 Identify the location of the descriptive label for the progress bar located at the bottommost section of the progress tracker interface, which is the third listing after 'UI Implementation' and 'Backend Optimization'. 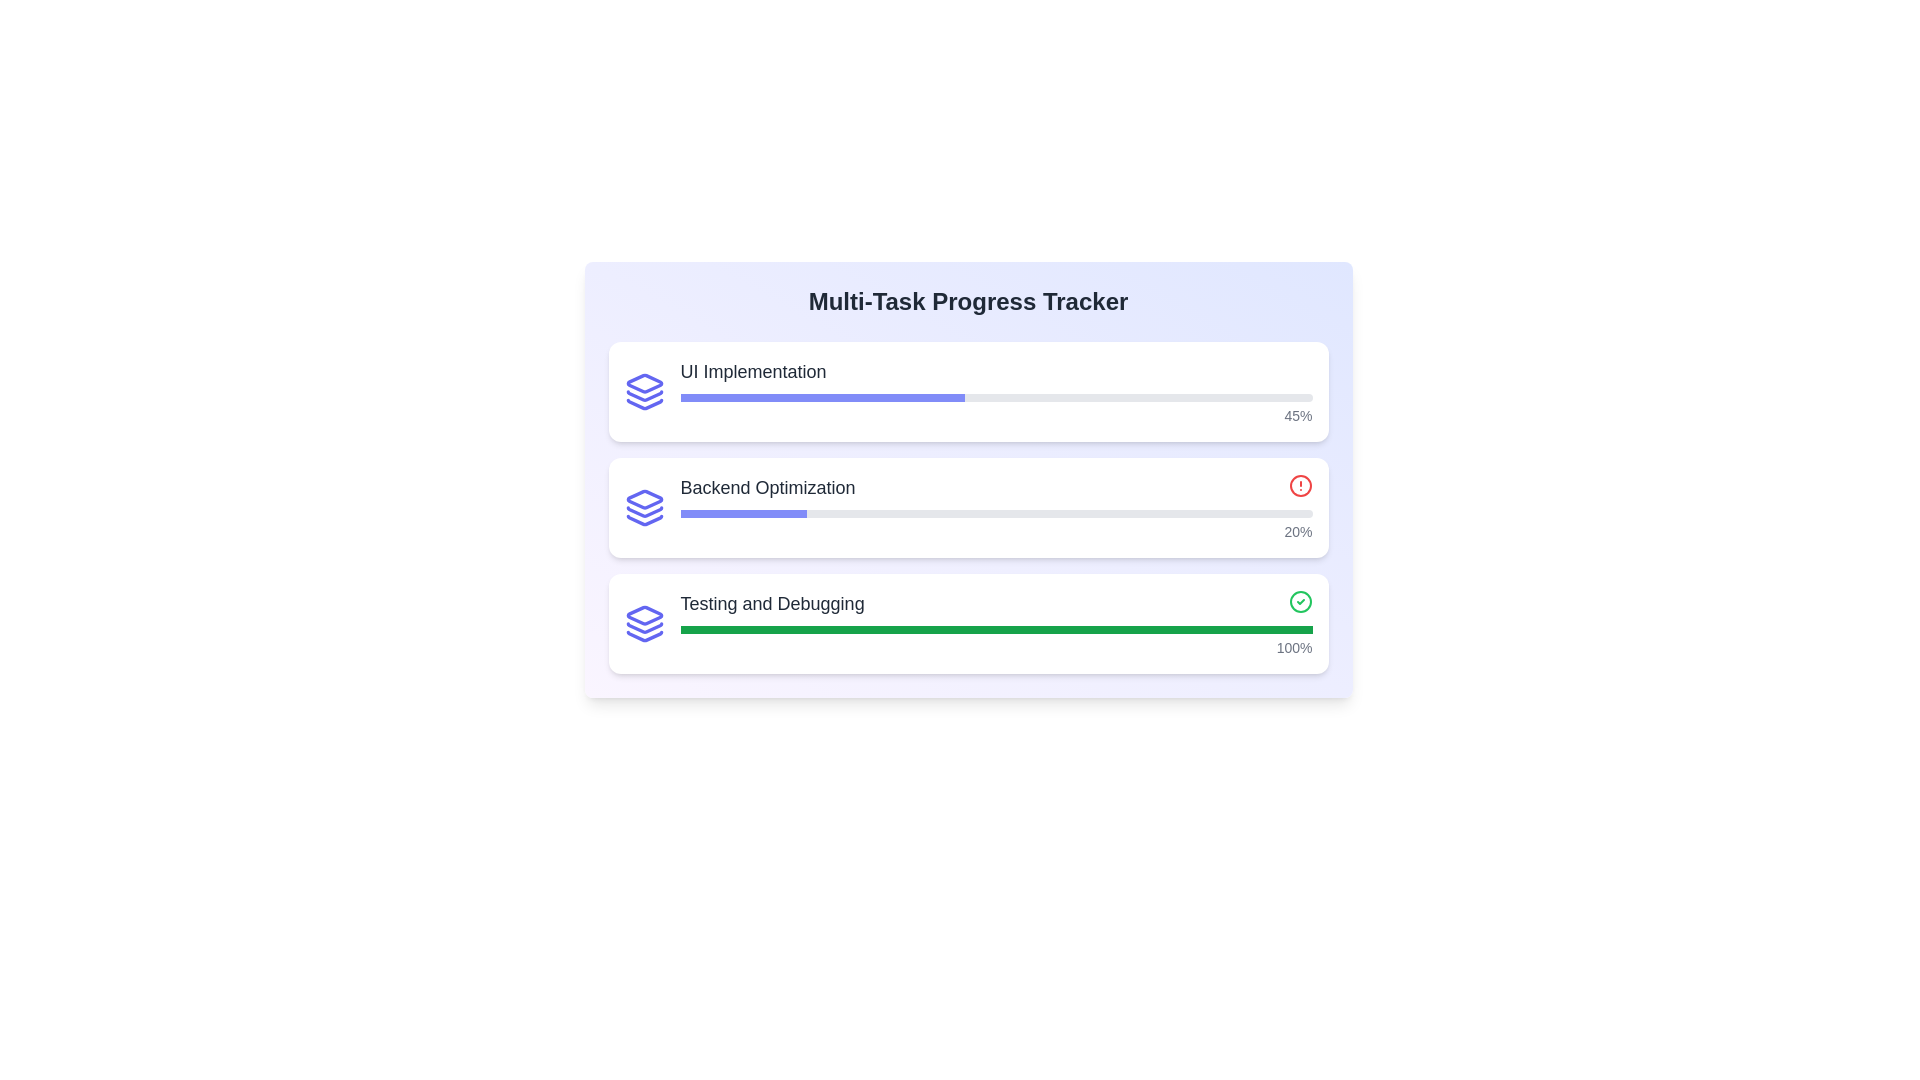
(771, 603).